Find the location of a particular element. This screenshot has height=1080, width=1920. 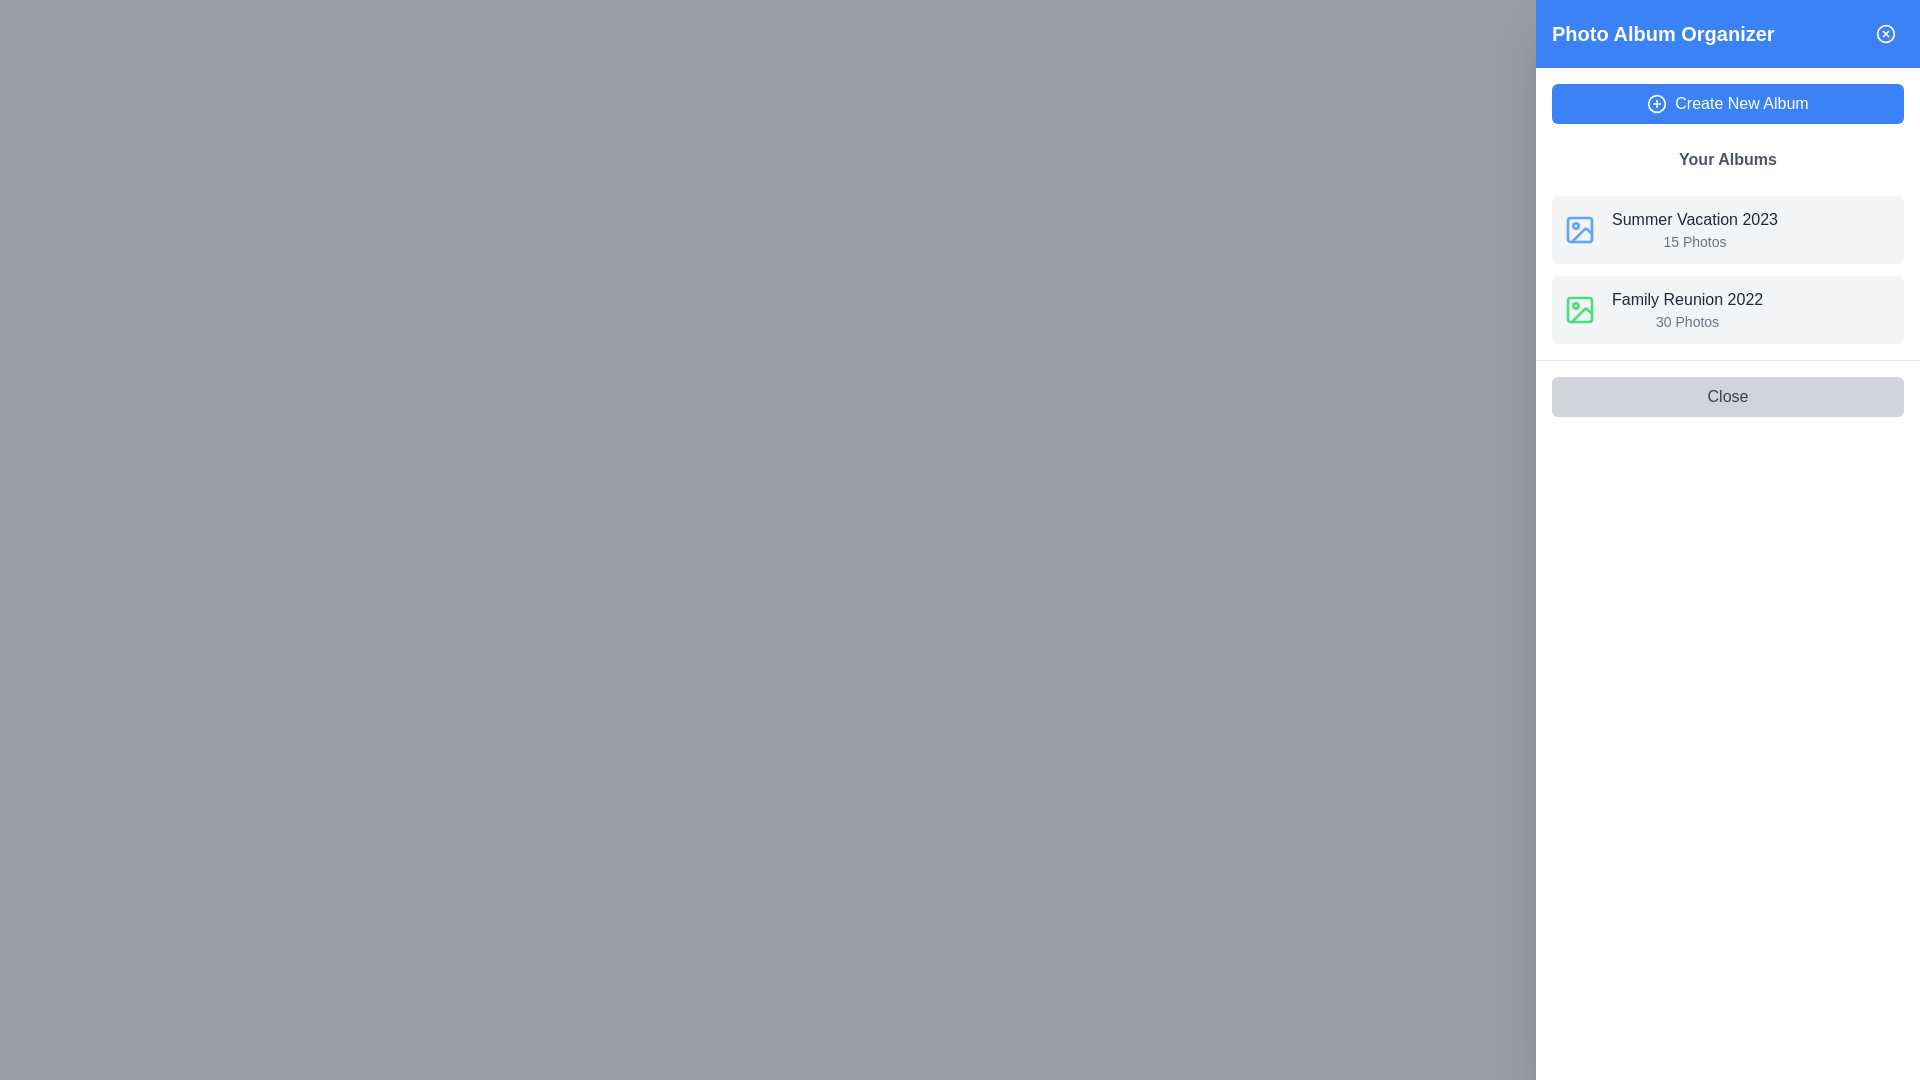

the 'Your Albums' text label, which is styled with a bold font and gray color, located below the 'Create New Album' button and above the album list section is located at coordinates (1727, 158).